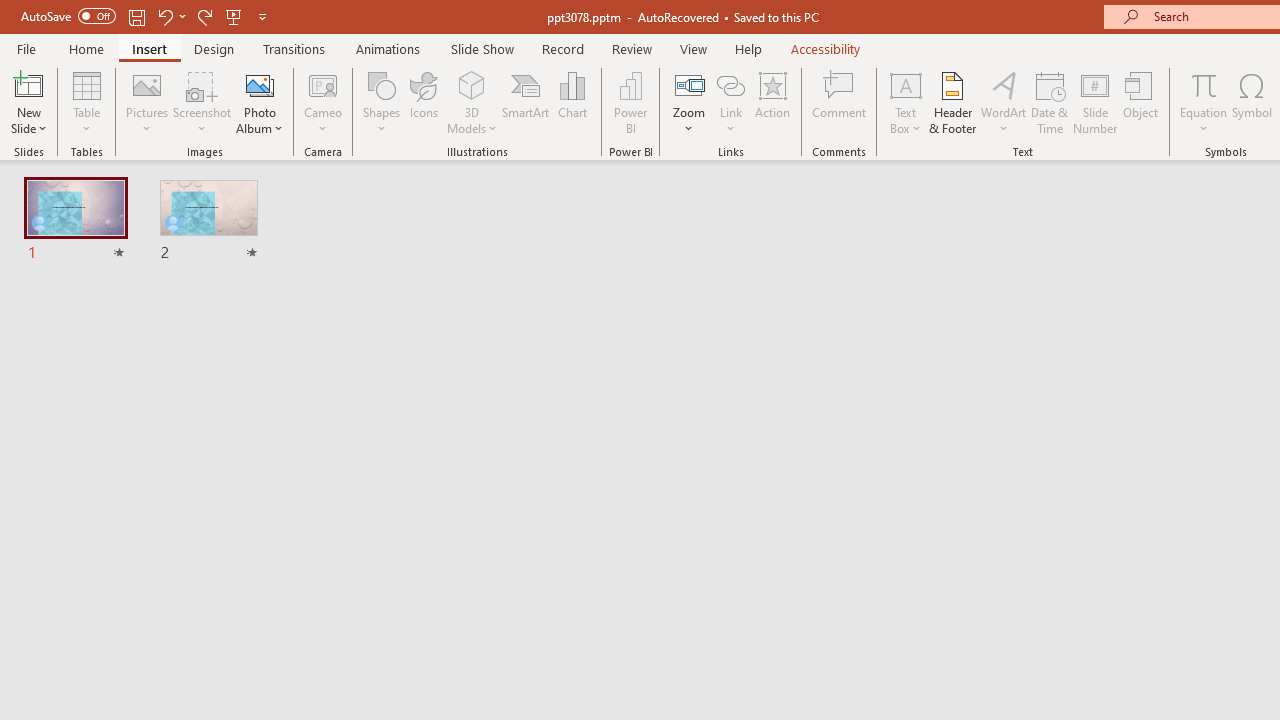  Describe the element at coordinates (1251, 103) in the screenshot. I see `'Symbol...'` at that location.